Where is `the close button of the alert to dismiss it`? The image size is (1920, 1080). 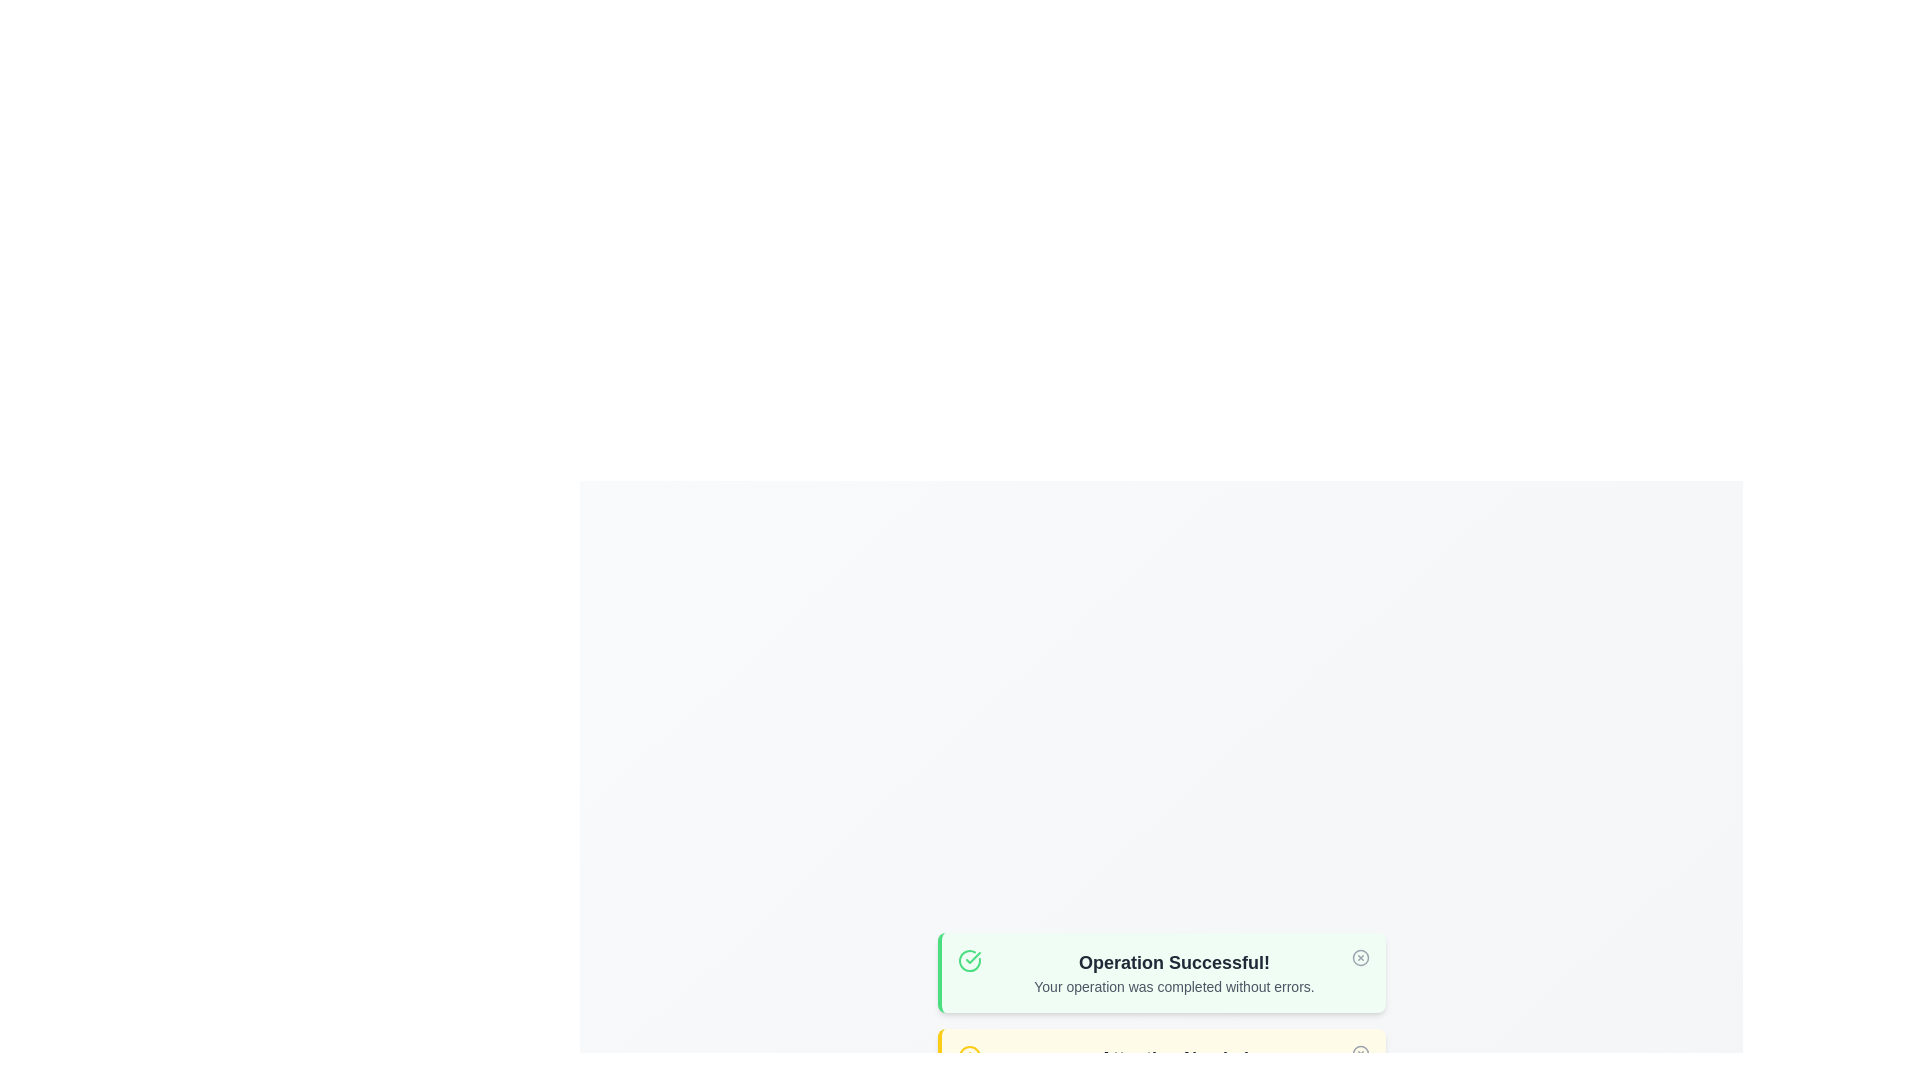
the close button of the alert to dismiss it is located at coordinates (1360, 956).